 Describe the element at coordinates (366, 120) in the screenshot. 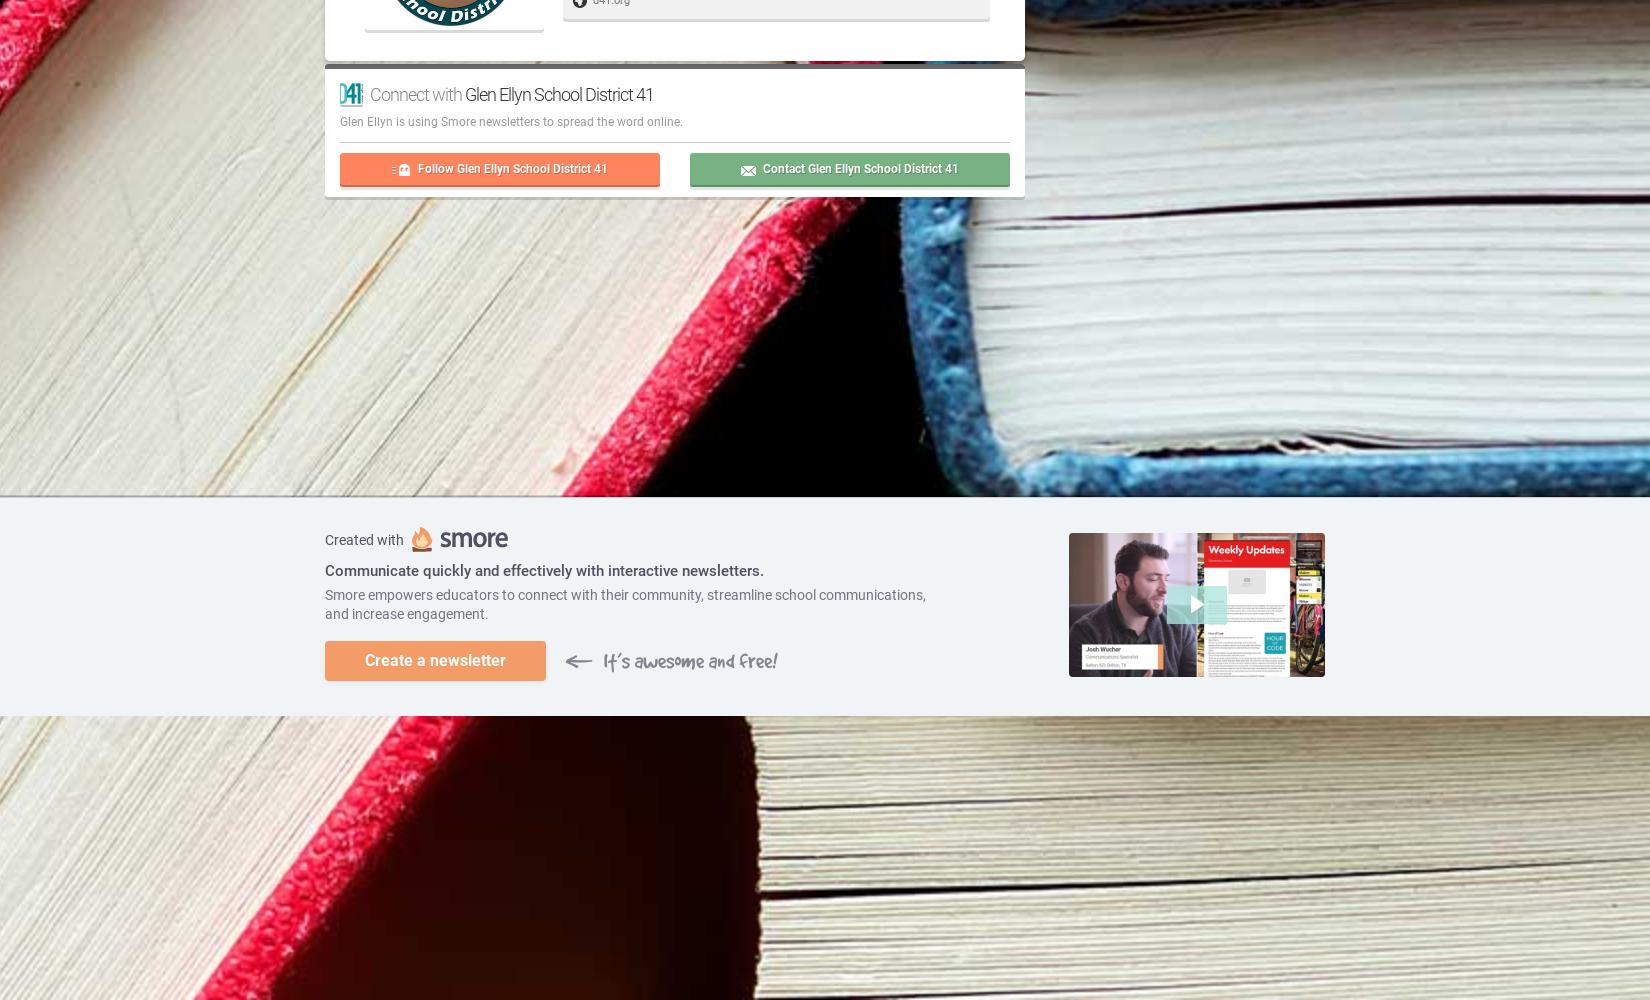

I see `'Glen Ellyn'` at that location.